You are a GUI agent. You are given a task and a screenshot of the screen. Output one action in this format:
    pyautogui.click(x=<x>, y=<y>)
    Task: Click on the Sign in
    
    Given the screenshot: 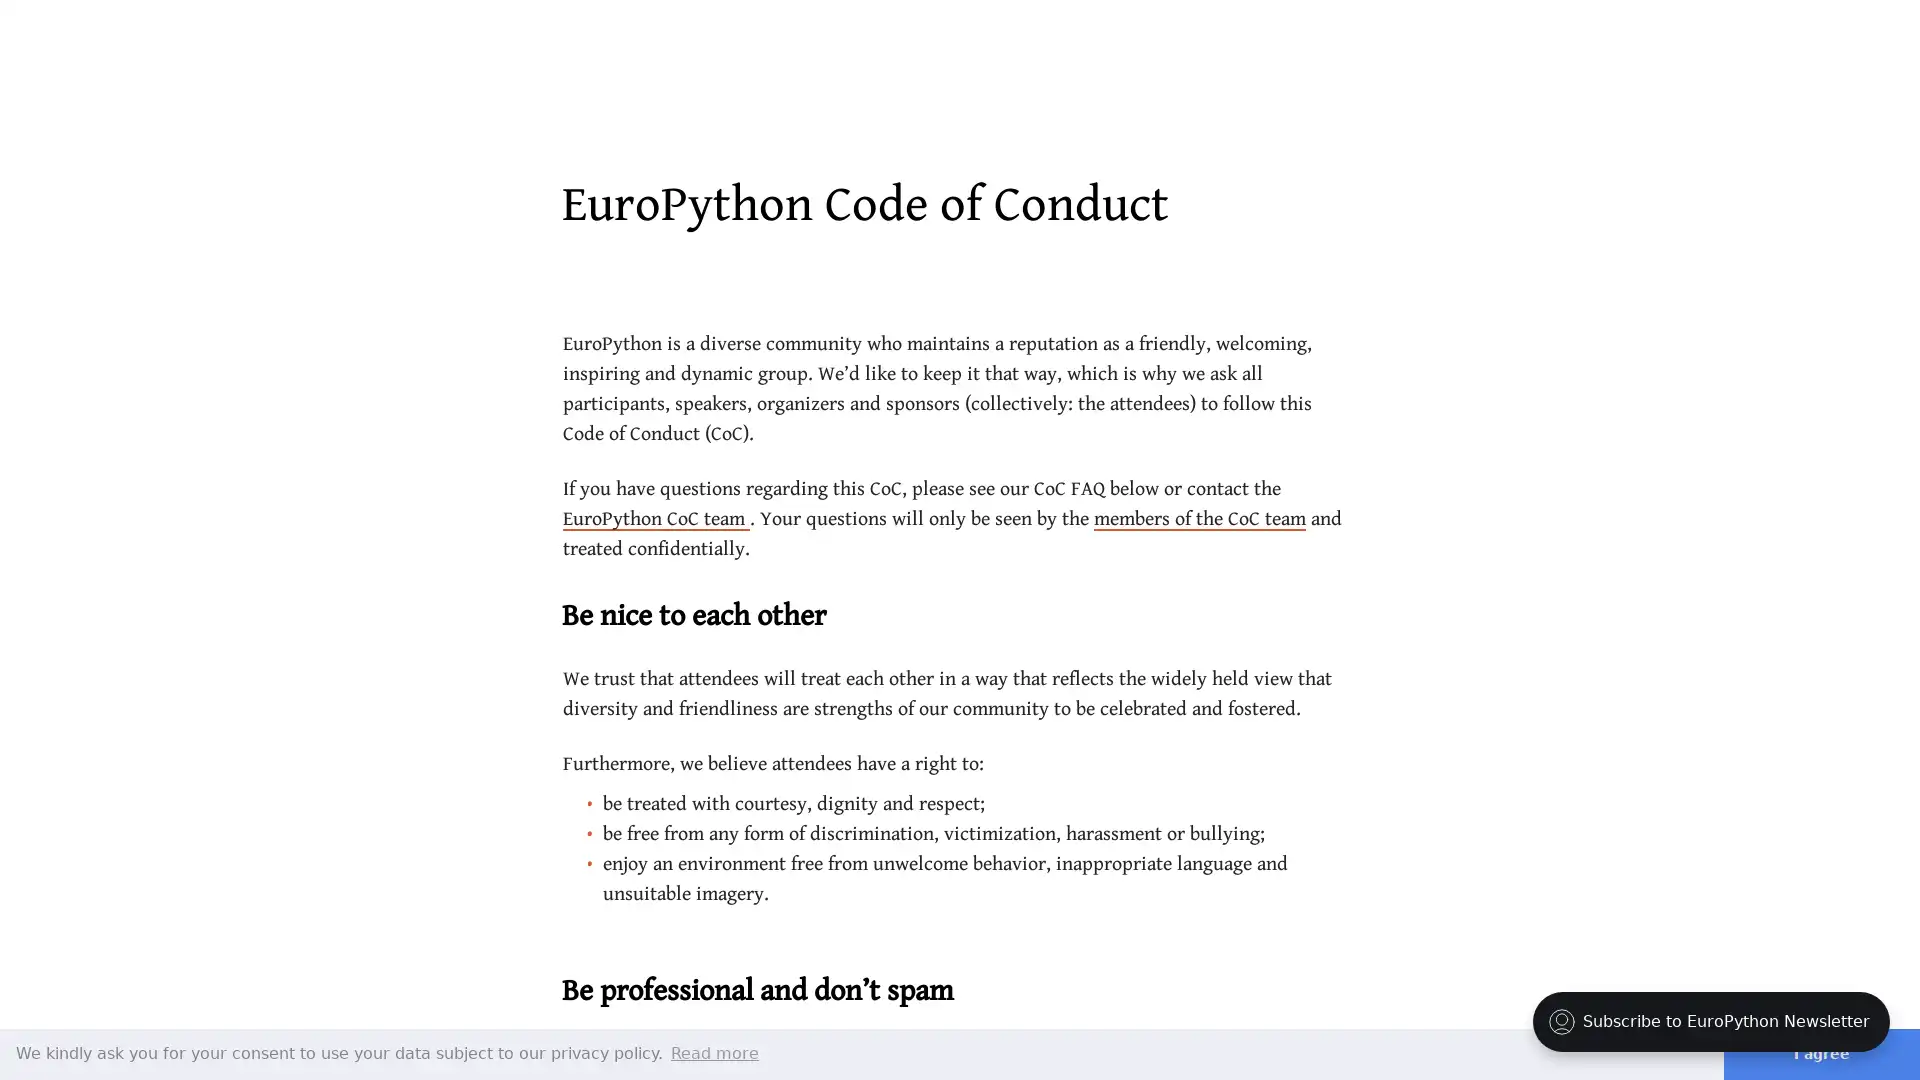 What is the action you would take?
    pyautogui.click(x=1761, y=39)
    